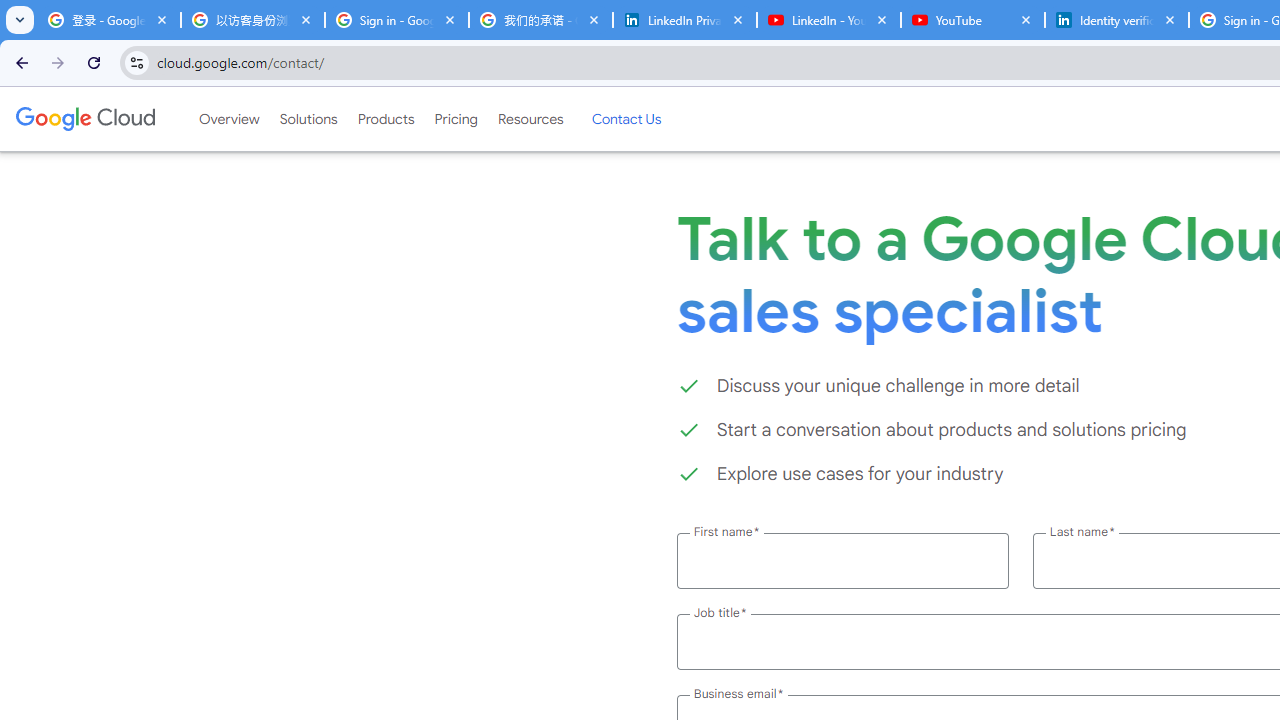 This screenshot has height=720, width=1280. Describe the element at coordinates (828, 20) in the screenshot. I see `'LinkedIn - YouTube'` at that location.